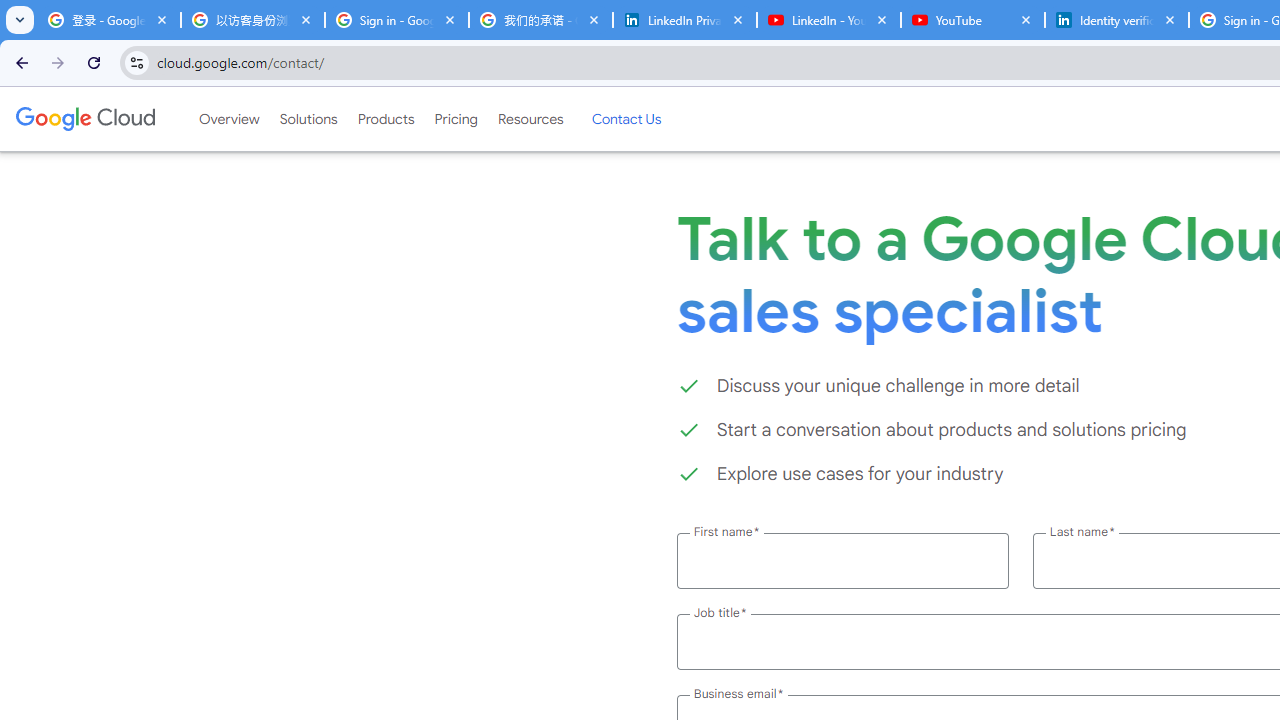 This screenshot has height=720, width=1280. Describe the element at coordinates (828, 20) in the screenshot. I see `'LinkedIn - YouTube'` at that location.